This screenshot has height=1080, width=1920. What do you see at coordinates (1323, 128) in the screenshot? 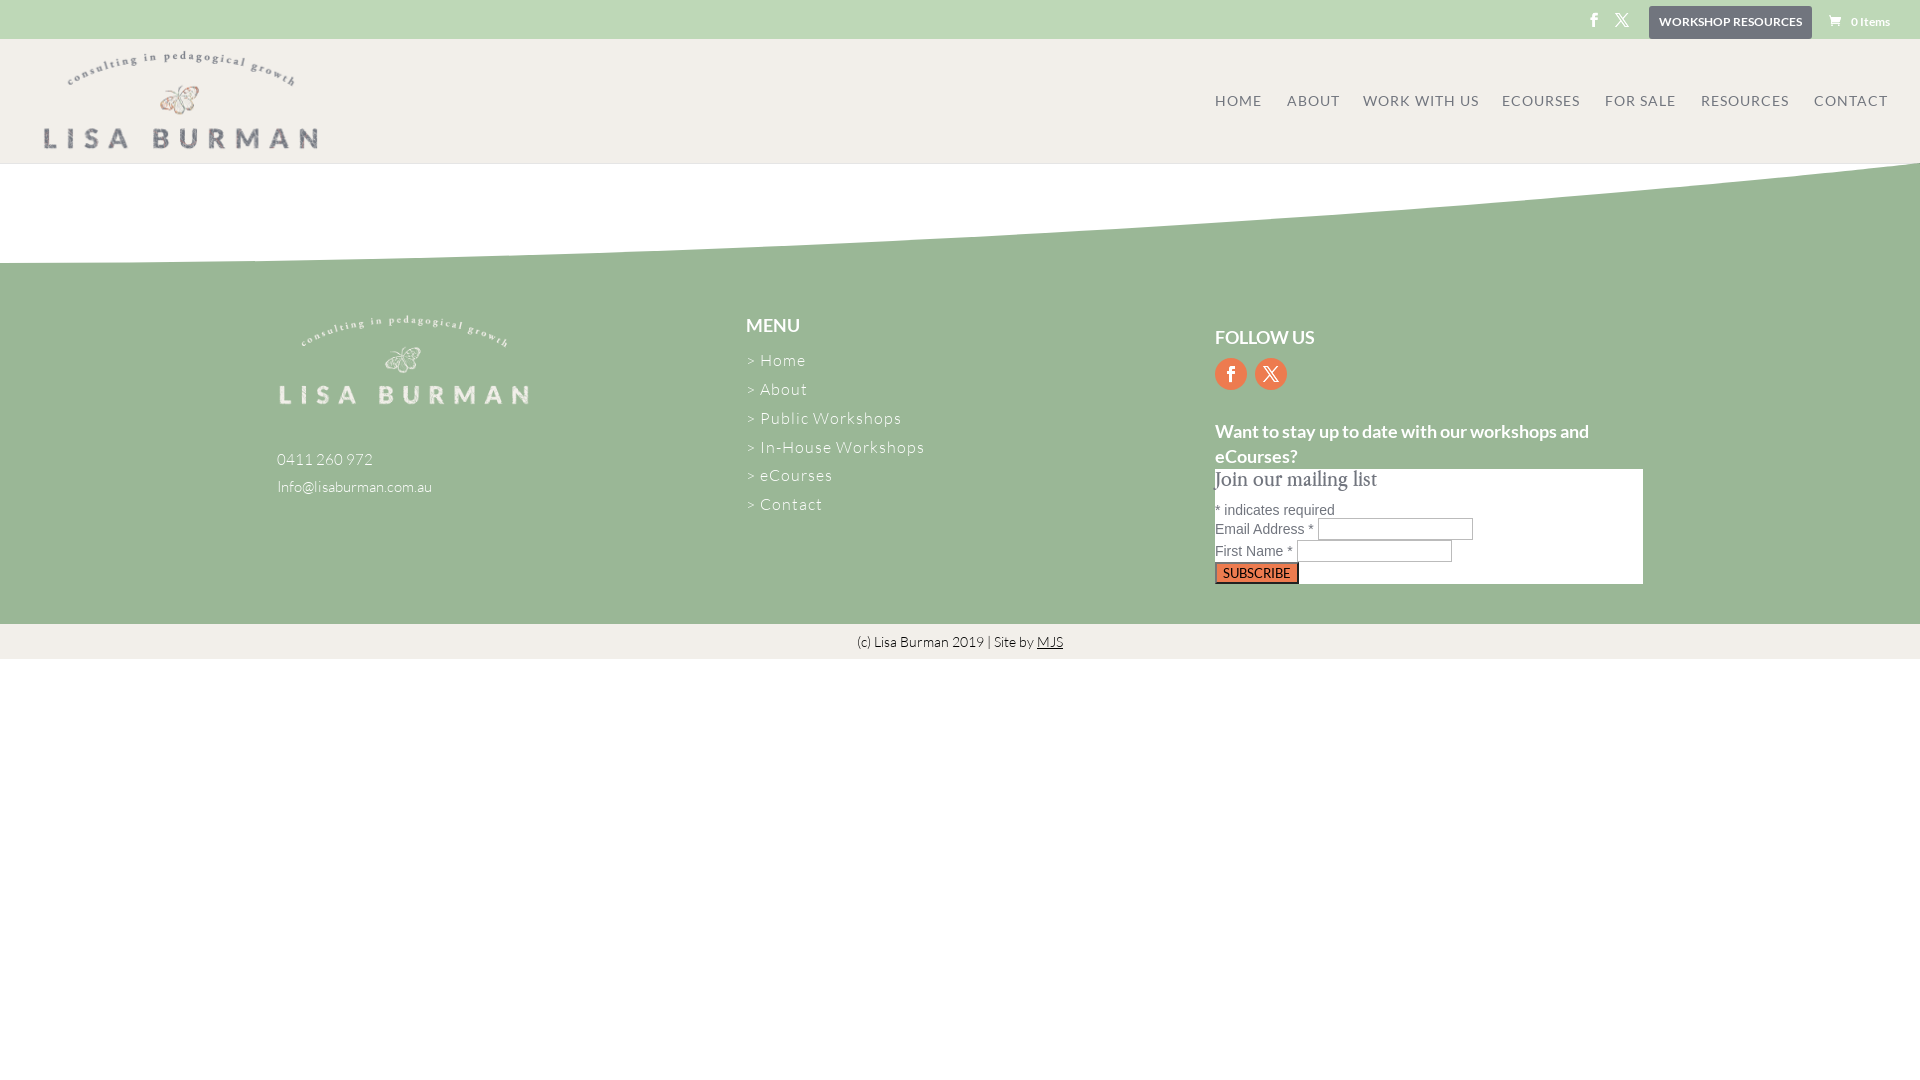
I see `'ABOUT'` at bounding box center [1323, 128].